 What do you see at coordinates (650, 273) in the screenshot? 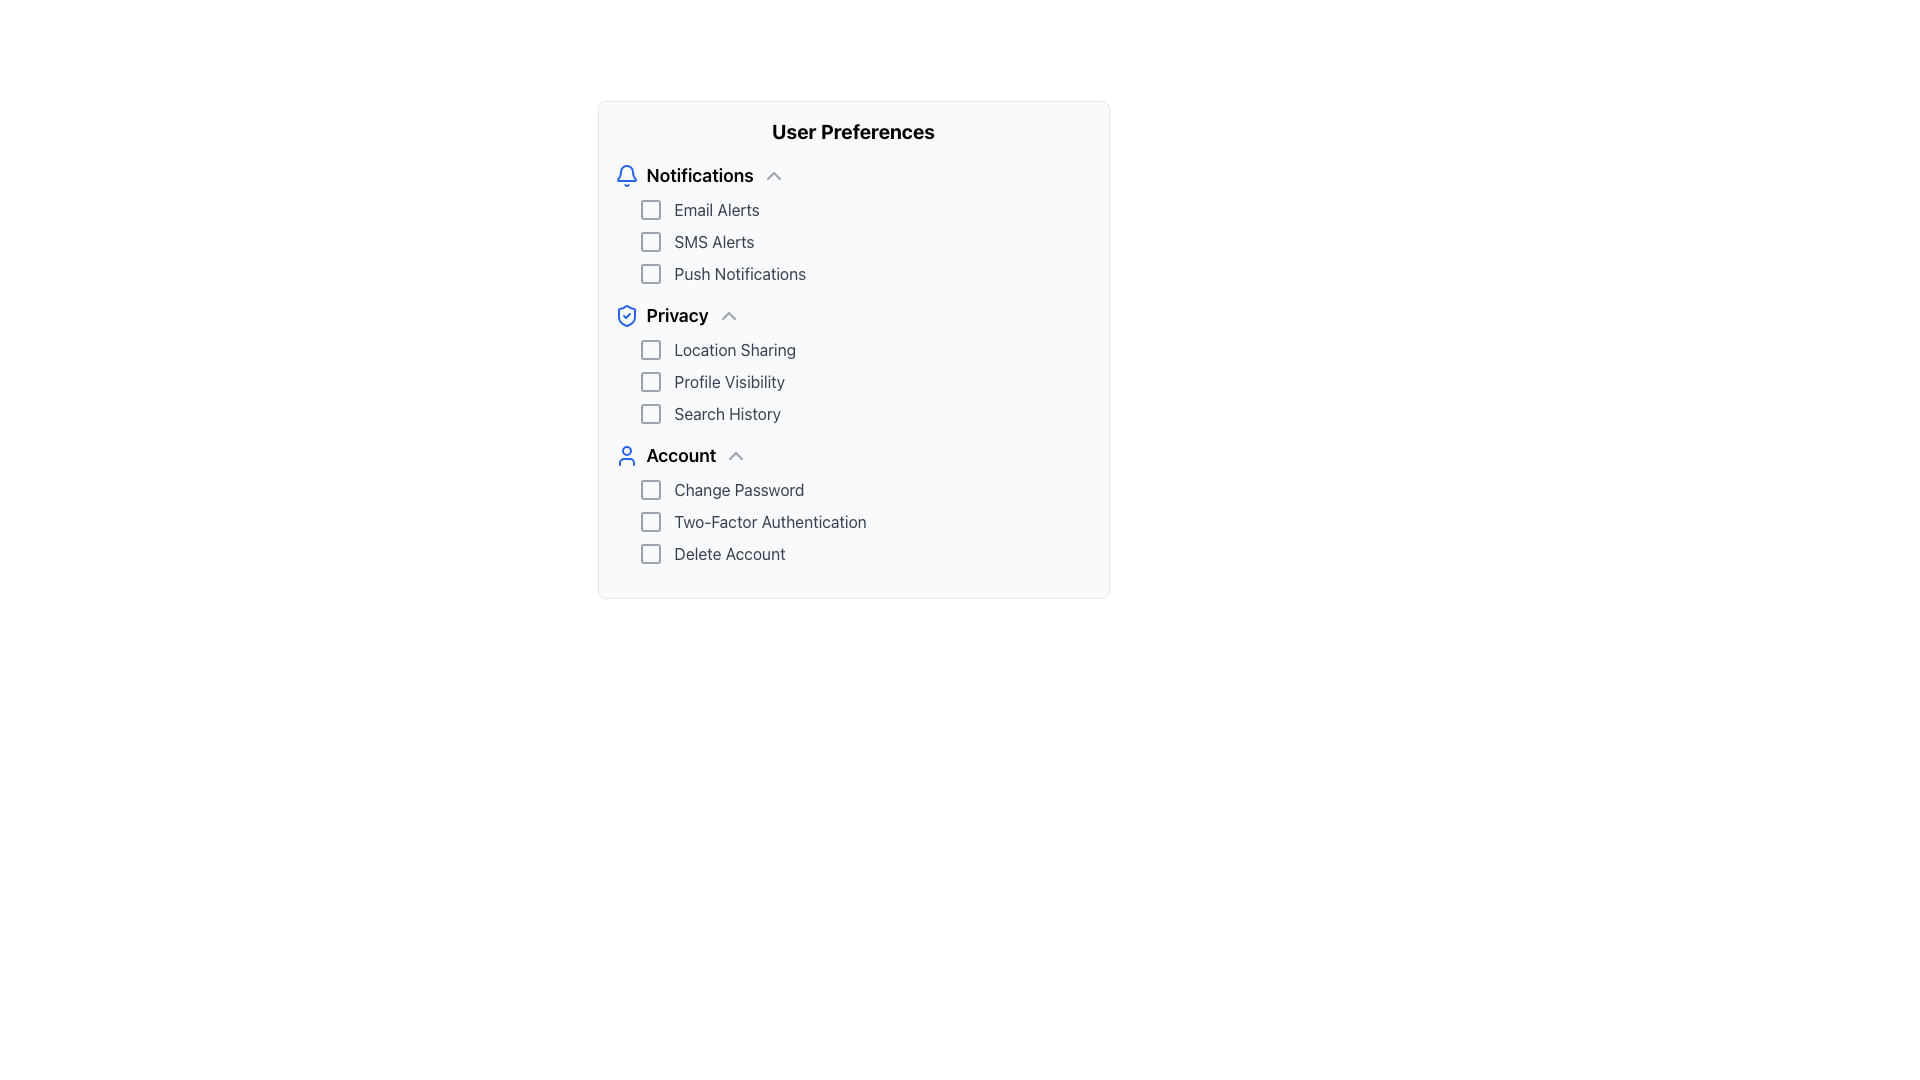
I see `the 'Push Notifications' Checkbox located beneath the 'Notifications' heading` at bounding box center [650, 273].